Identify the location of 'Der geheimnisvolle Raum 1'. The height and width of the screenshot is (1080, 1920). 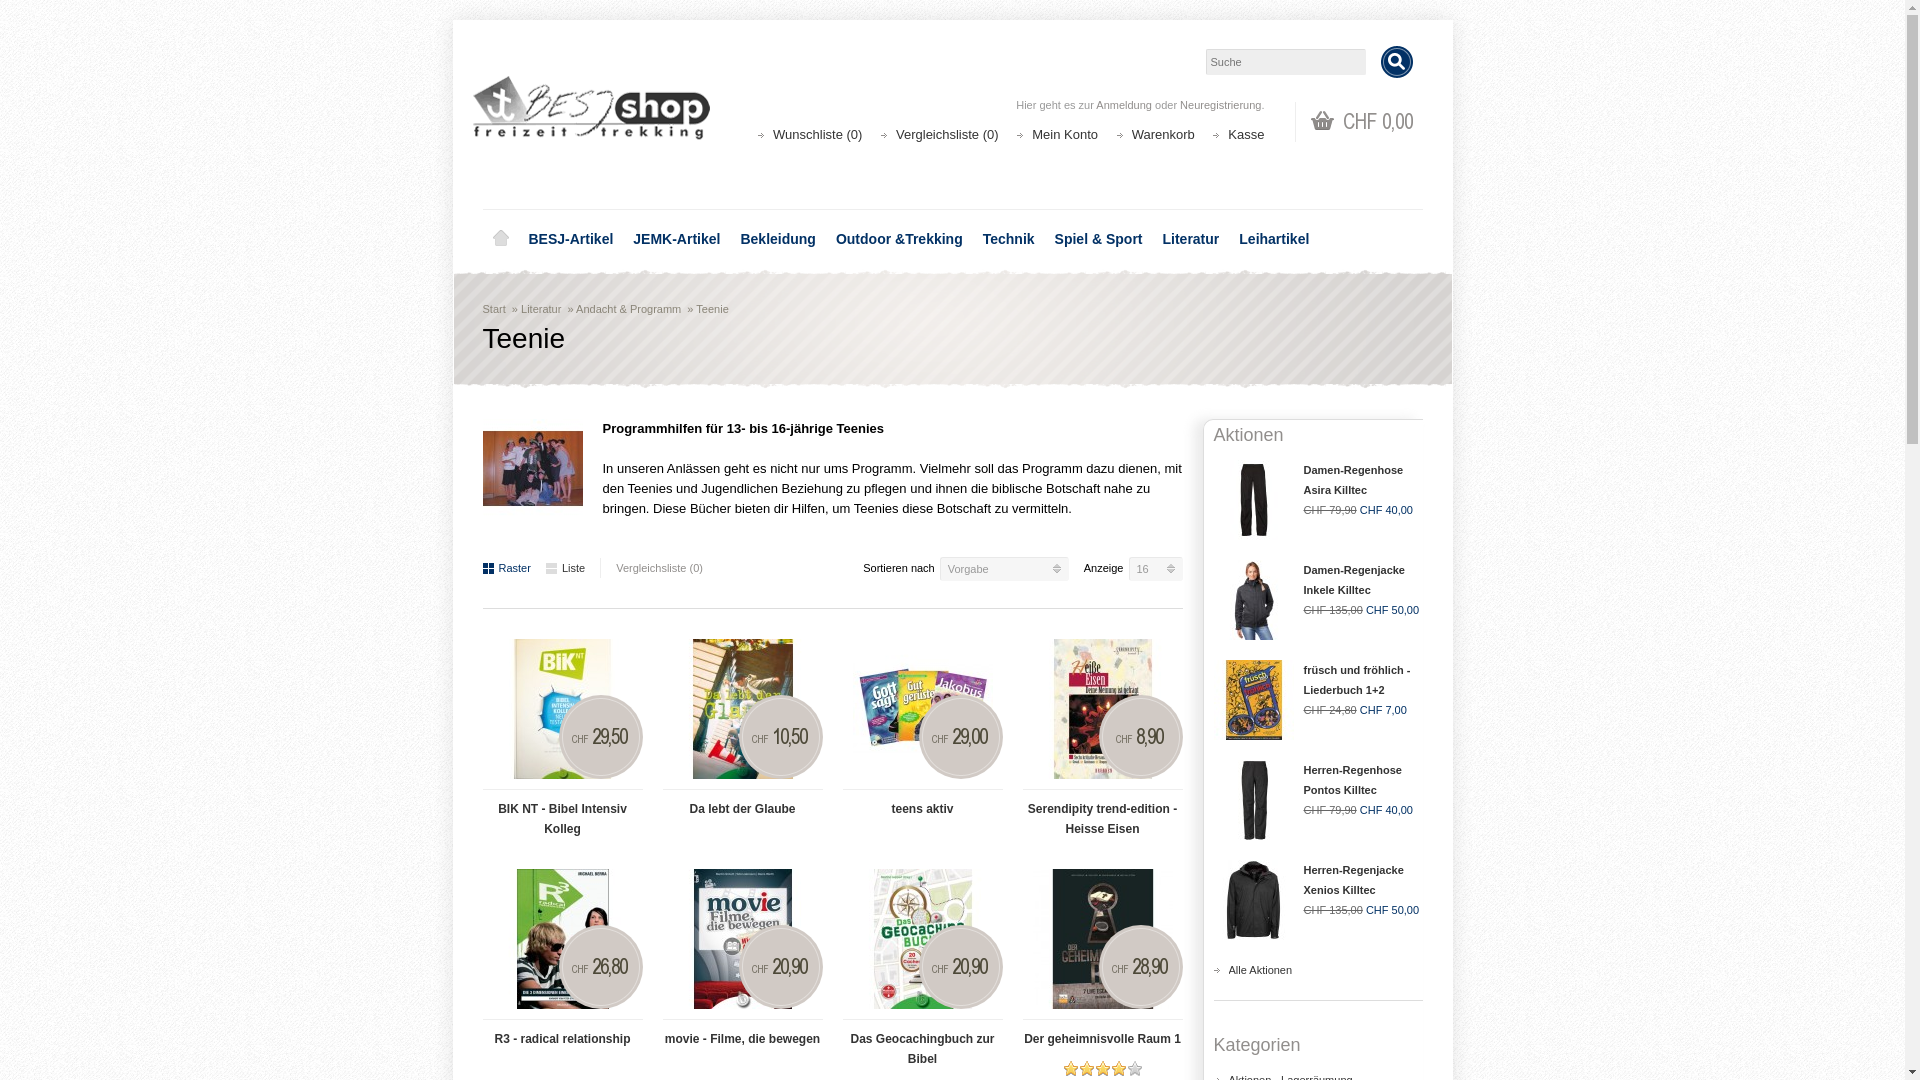
(1101, 938).